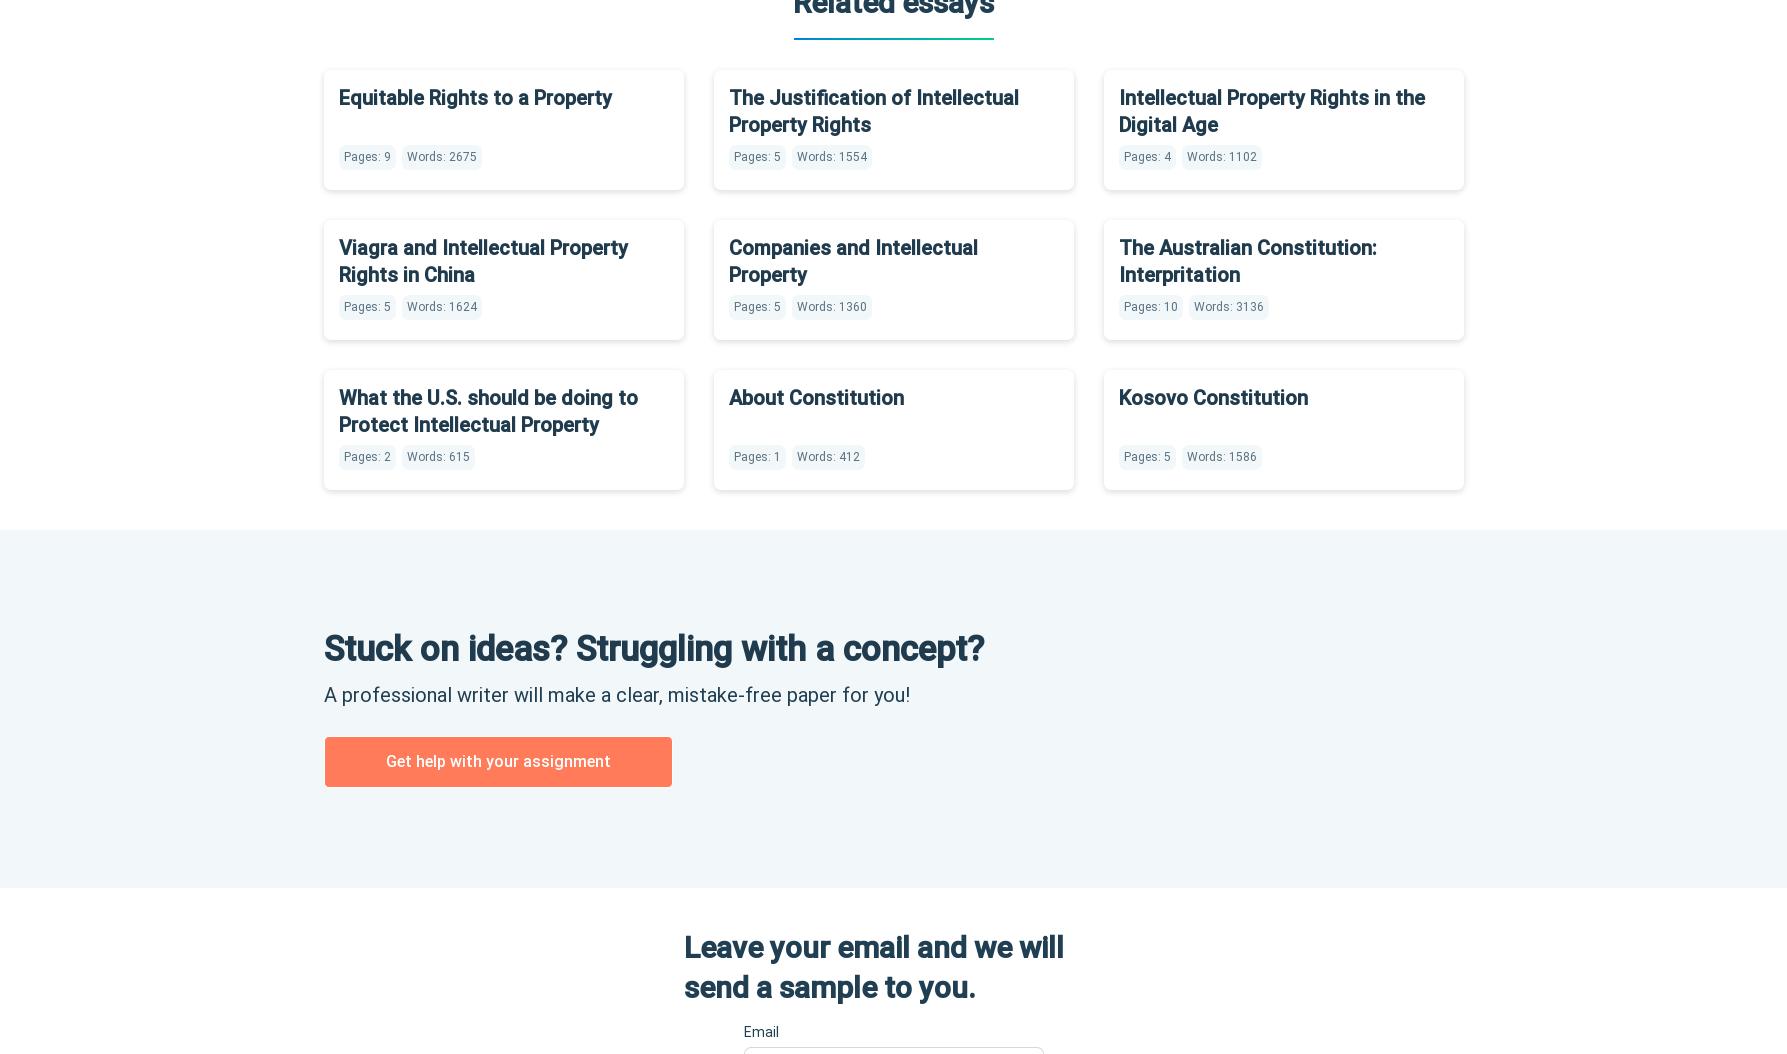 The image size is (1787, 1054). What do you see at coordinates (441, 155) in the screenshot?
I see `'Words: 2675'` at bounding box center [441, 155].